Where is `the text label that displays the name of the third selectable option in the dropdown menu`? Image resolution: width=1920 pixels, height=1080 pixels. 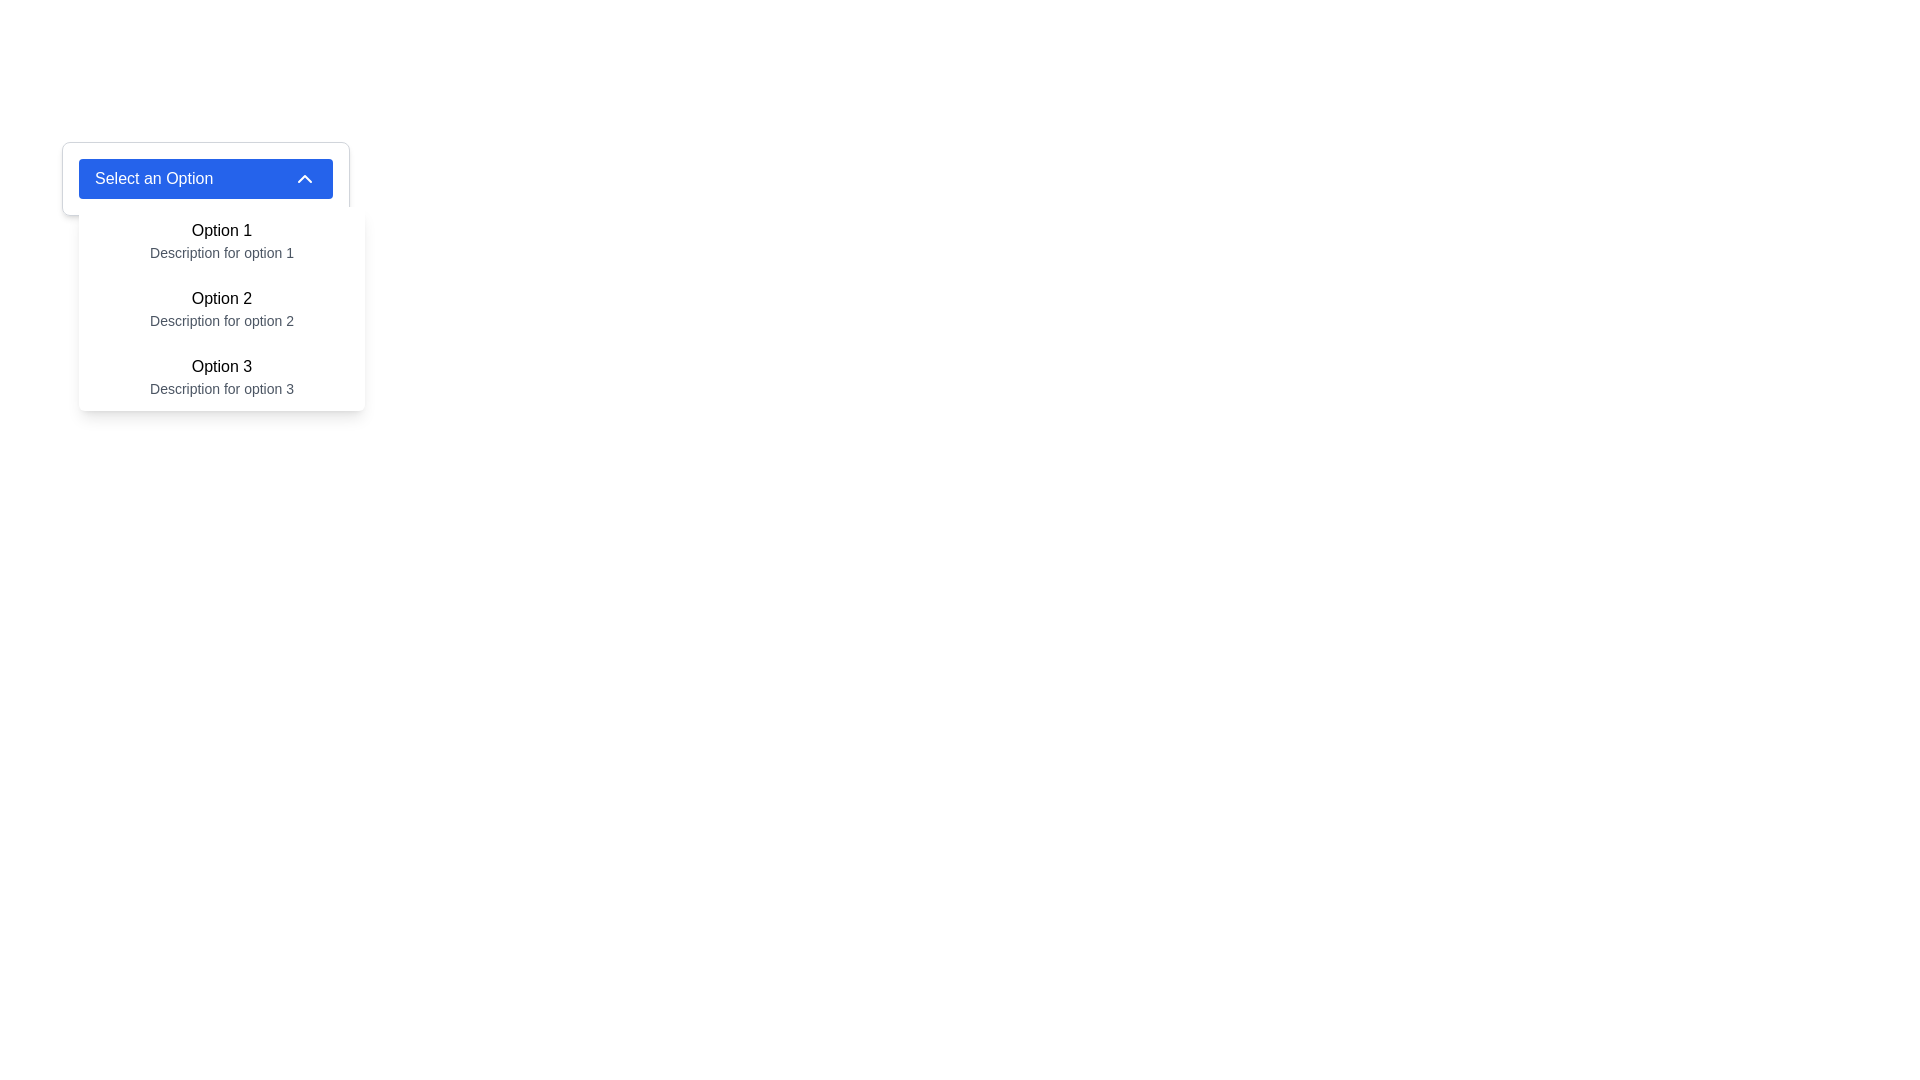 the text label that displays the name of the third selectable option in the dropdown menu is located at coordinates (221, 366).